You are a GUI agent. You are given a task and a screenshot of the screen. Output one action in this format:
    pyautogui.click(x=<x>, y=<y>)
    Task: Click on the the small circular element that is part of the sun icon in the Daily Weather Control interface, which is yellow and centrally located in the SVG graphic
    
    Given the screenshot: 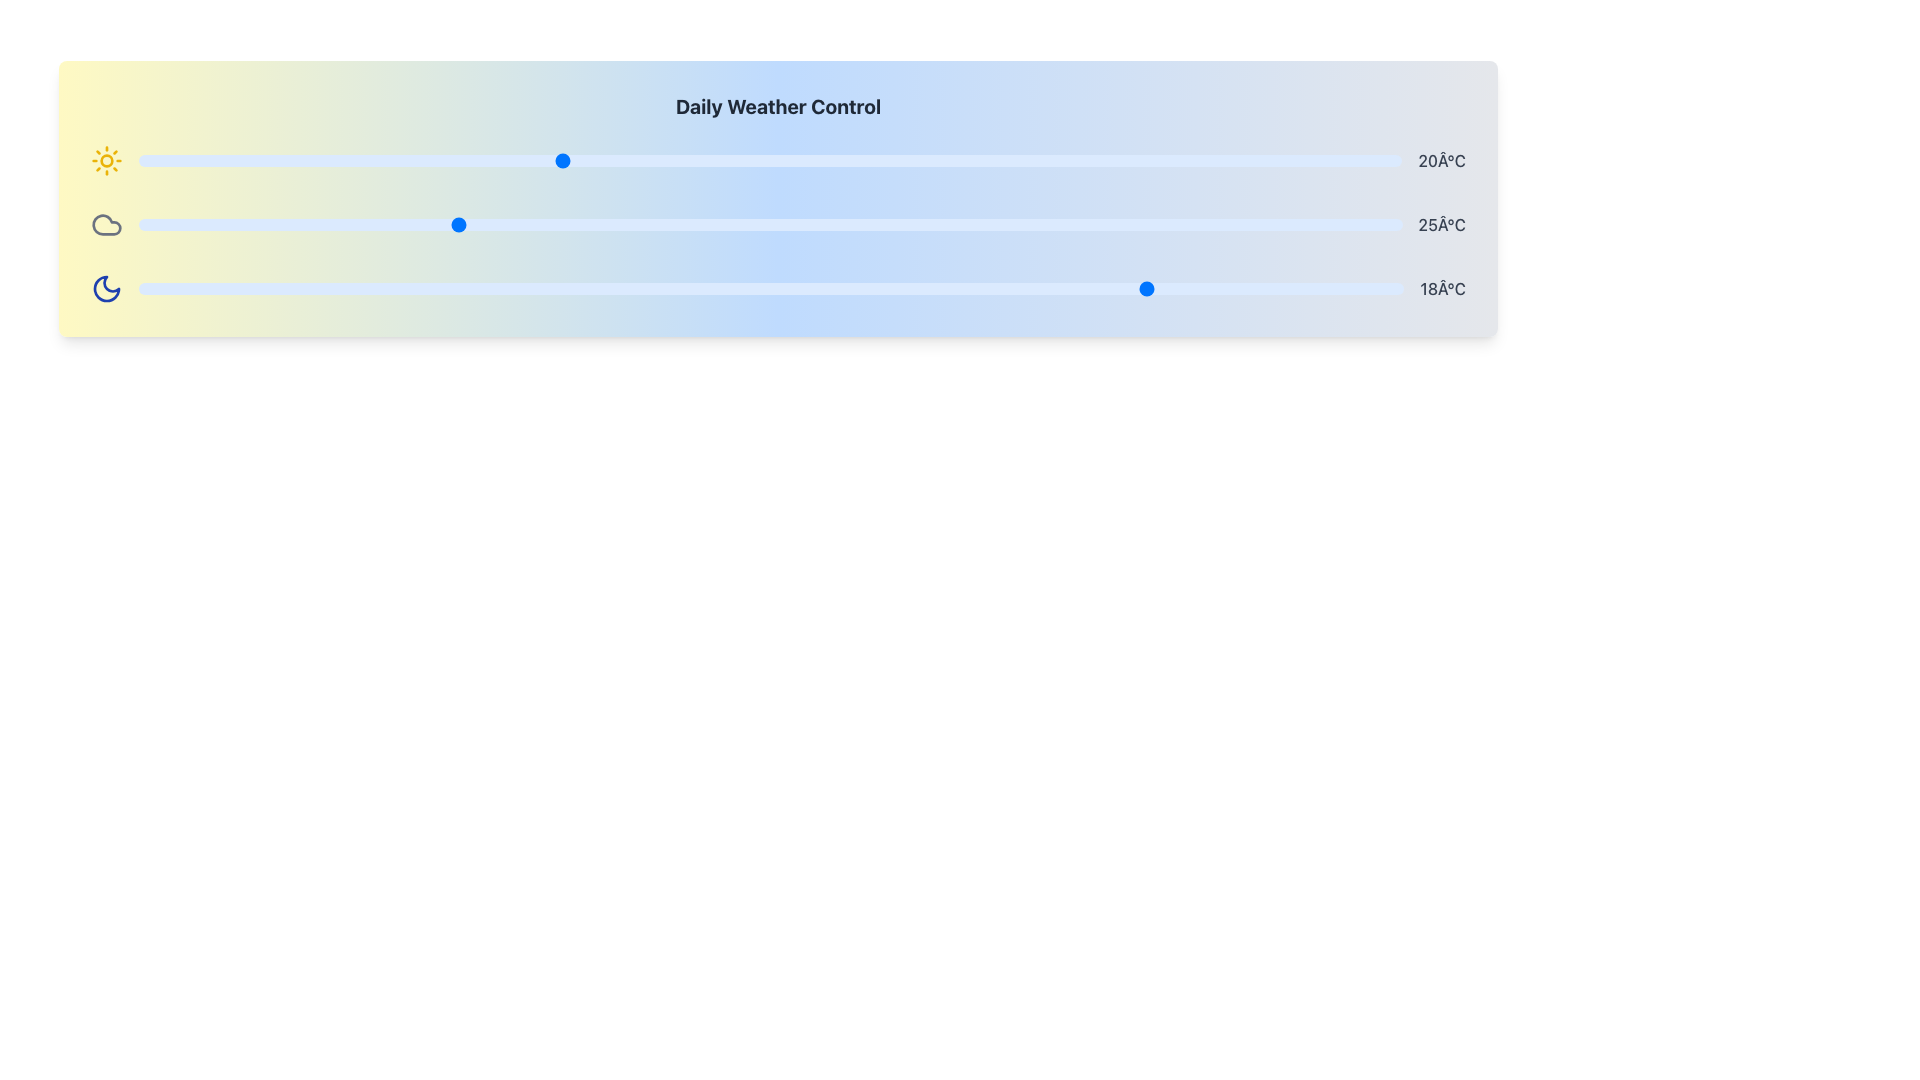 What is the action you would take?
    pyautogui.click(x=105, y=160)
    